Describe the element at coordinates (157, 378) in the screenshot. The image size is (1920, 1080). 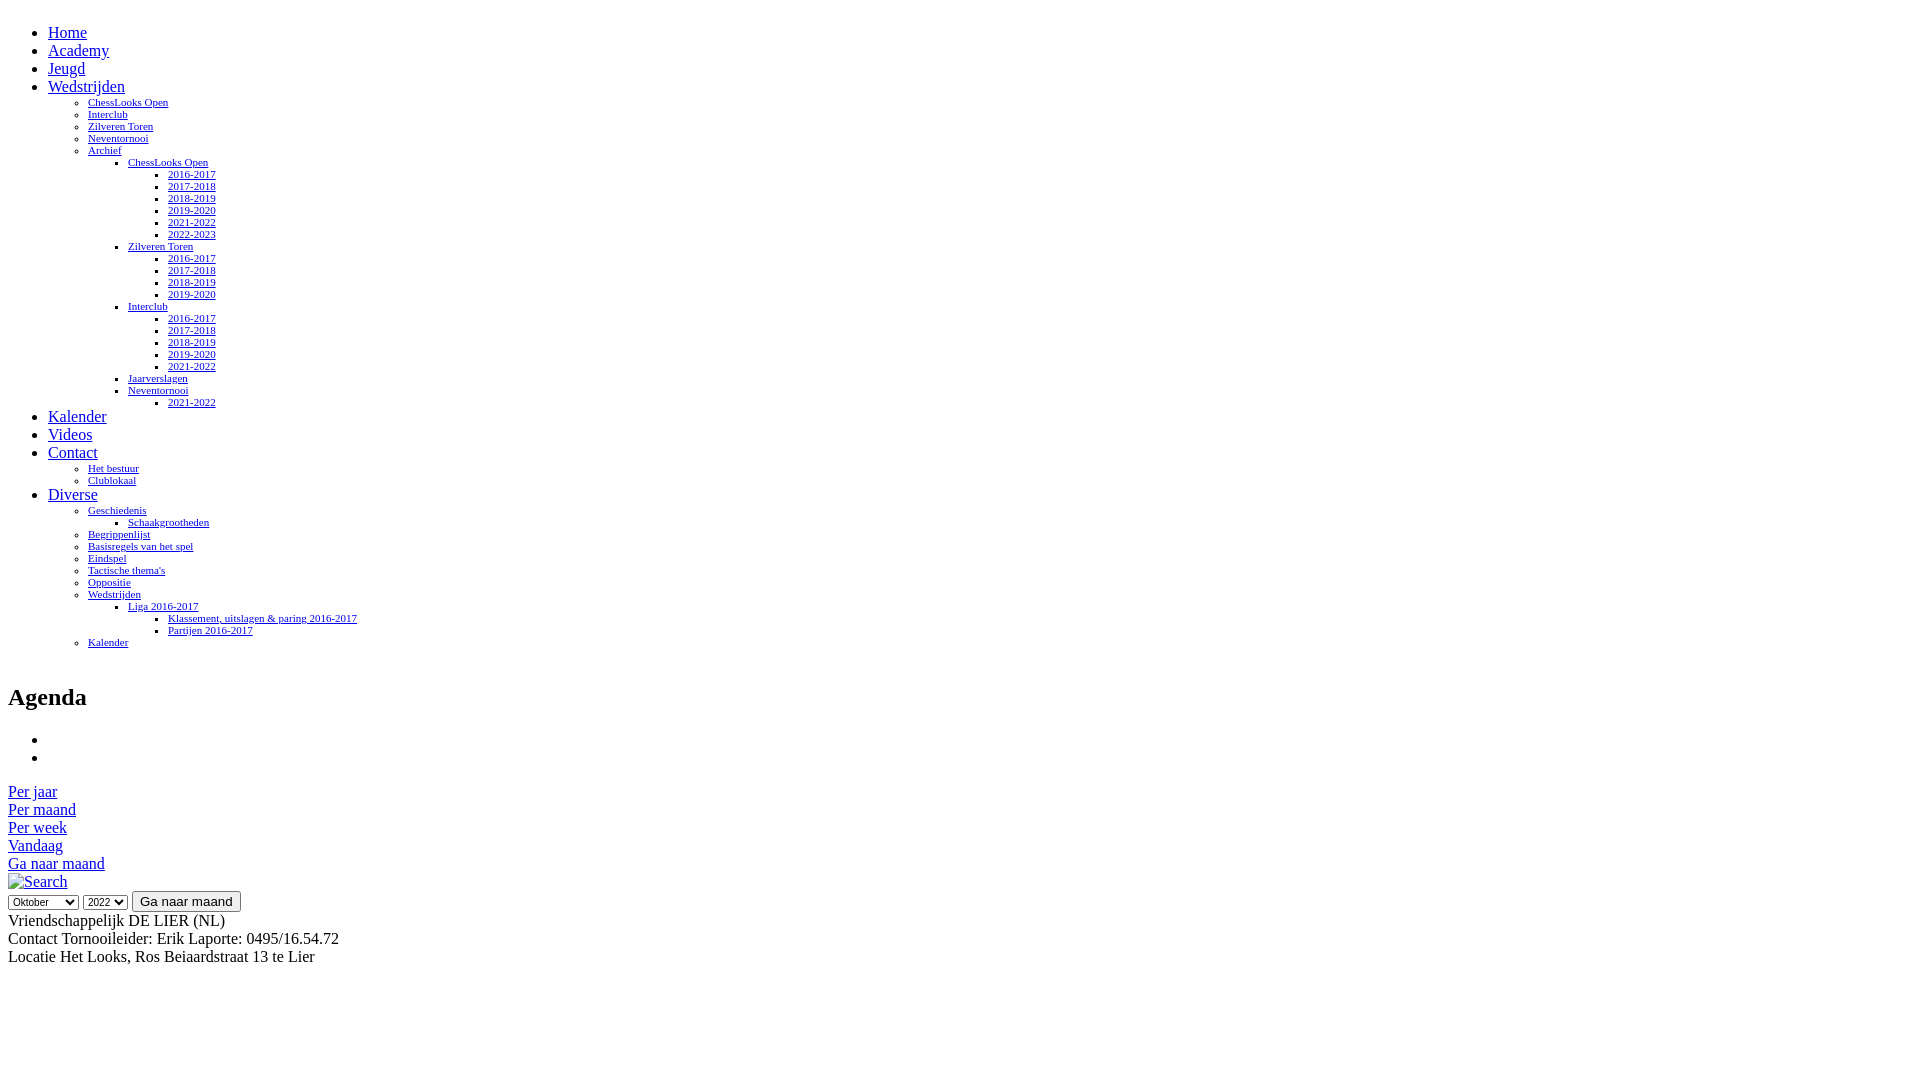
I see `'Jaarverslagen'` at that location.